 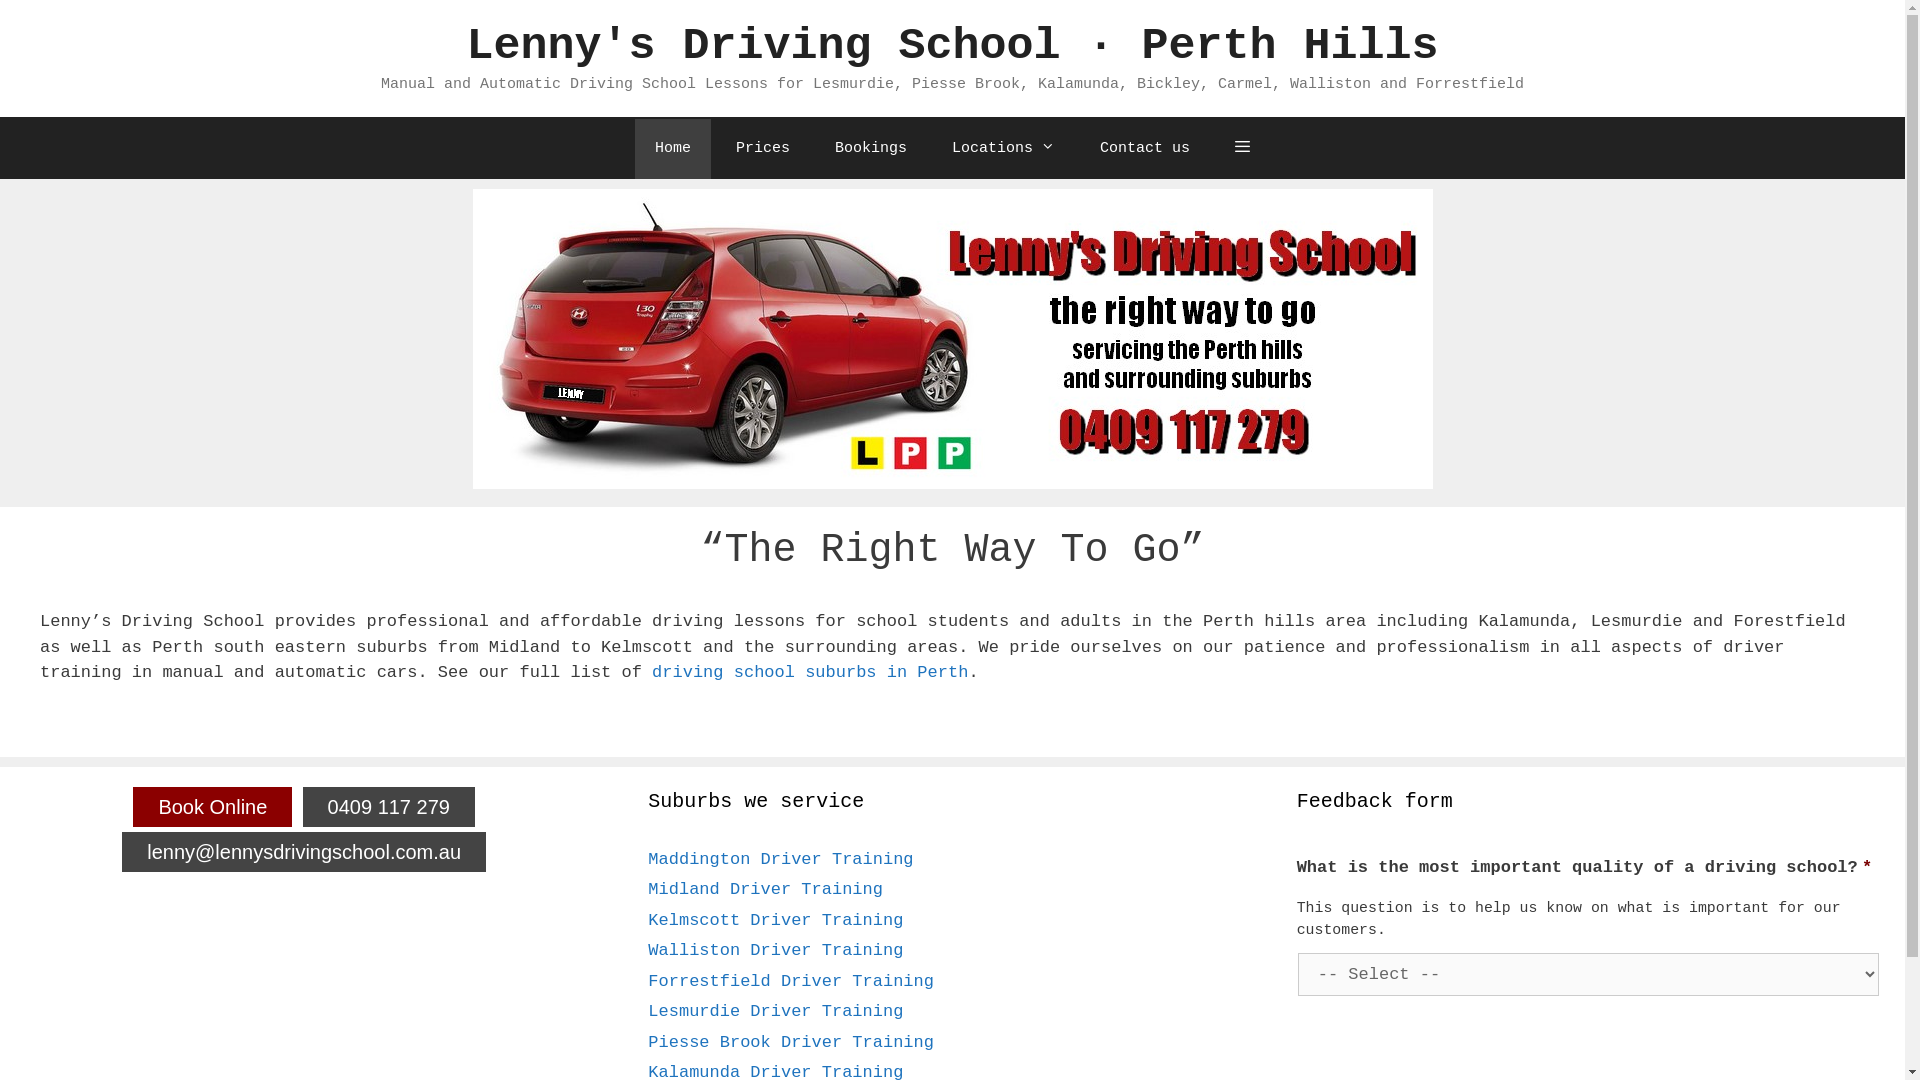 I want to click on 'Walliston Driver Training', so click(x=774, y=949).